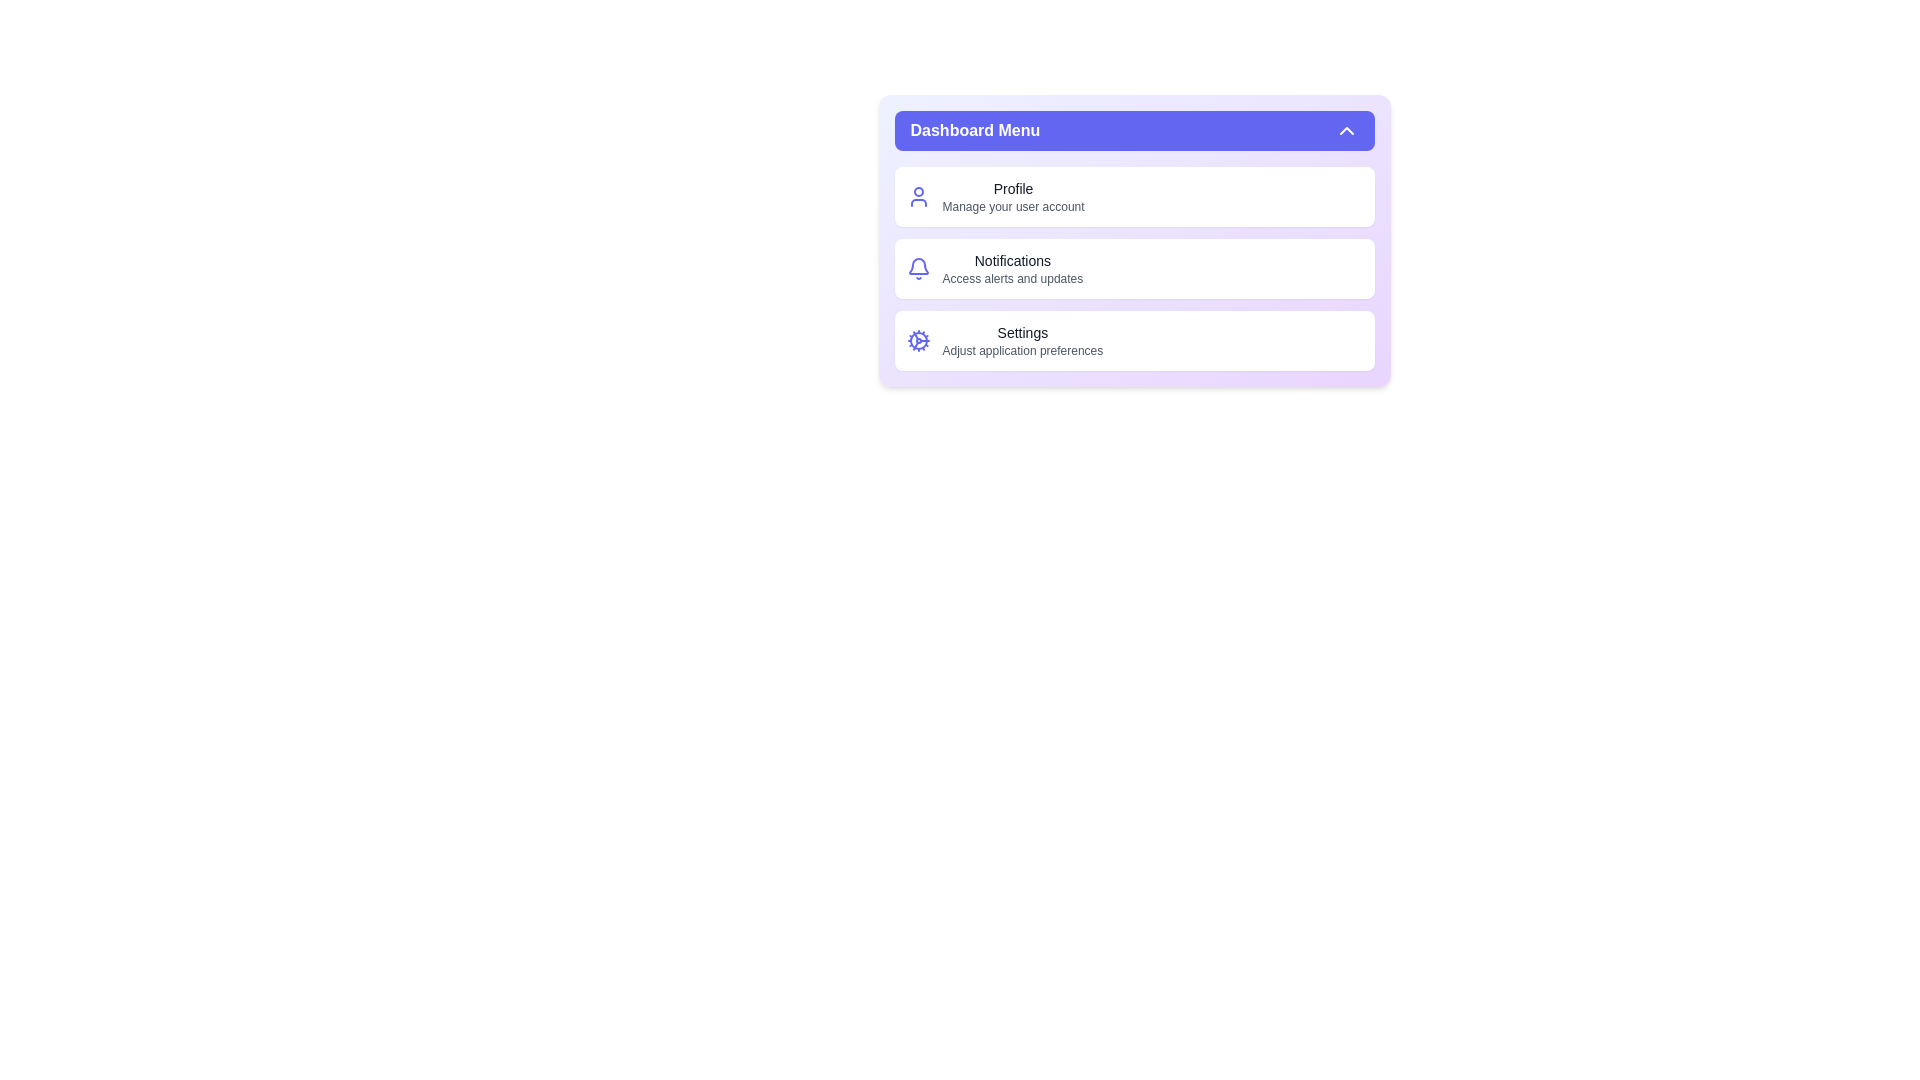 This screenshot has width=1920, height=1080. Describe the element at coordinates (1013, 189) in the screenshot. I see `the 'Profile' section to view its content` at that location.